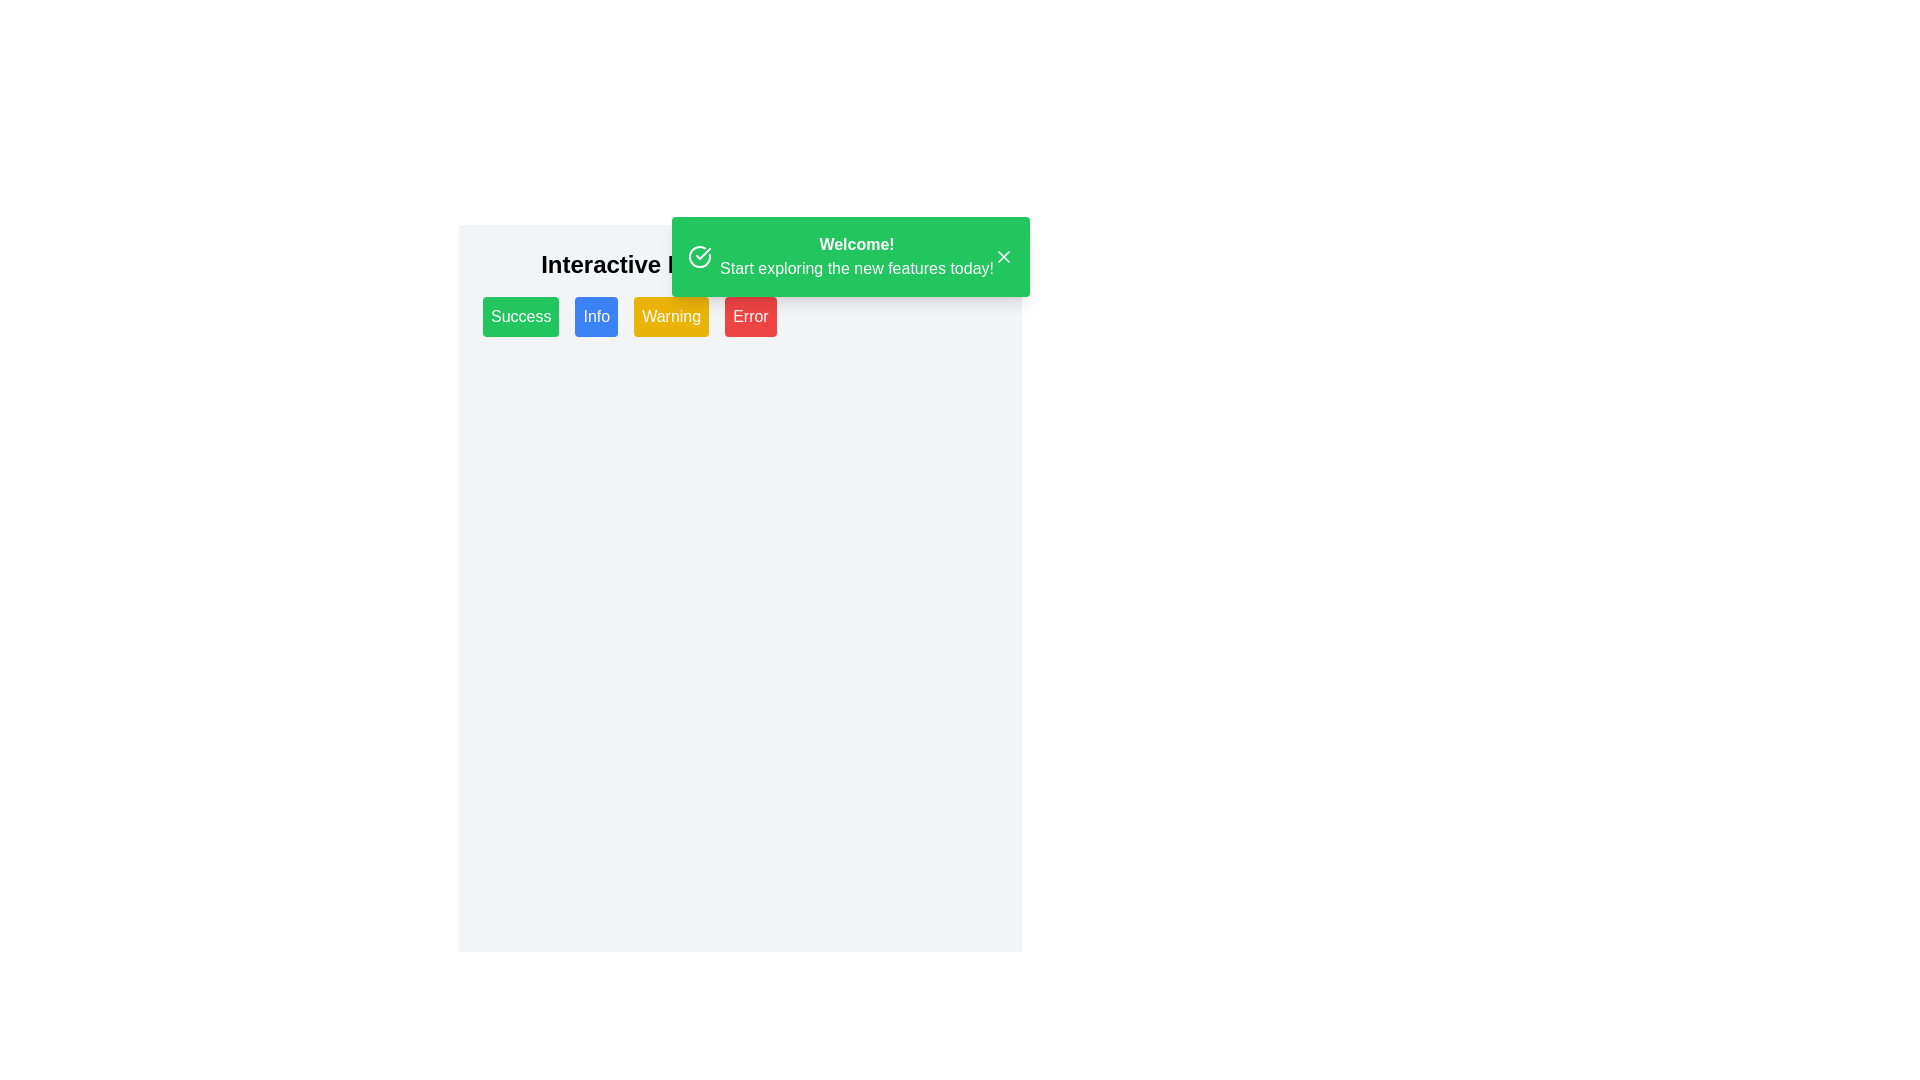  Describe the element at coordinates (857, 256) in the screenshot. I see `the static greeting text located in the top-right area of the interface within the green notification panel` at that location.